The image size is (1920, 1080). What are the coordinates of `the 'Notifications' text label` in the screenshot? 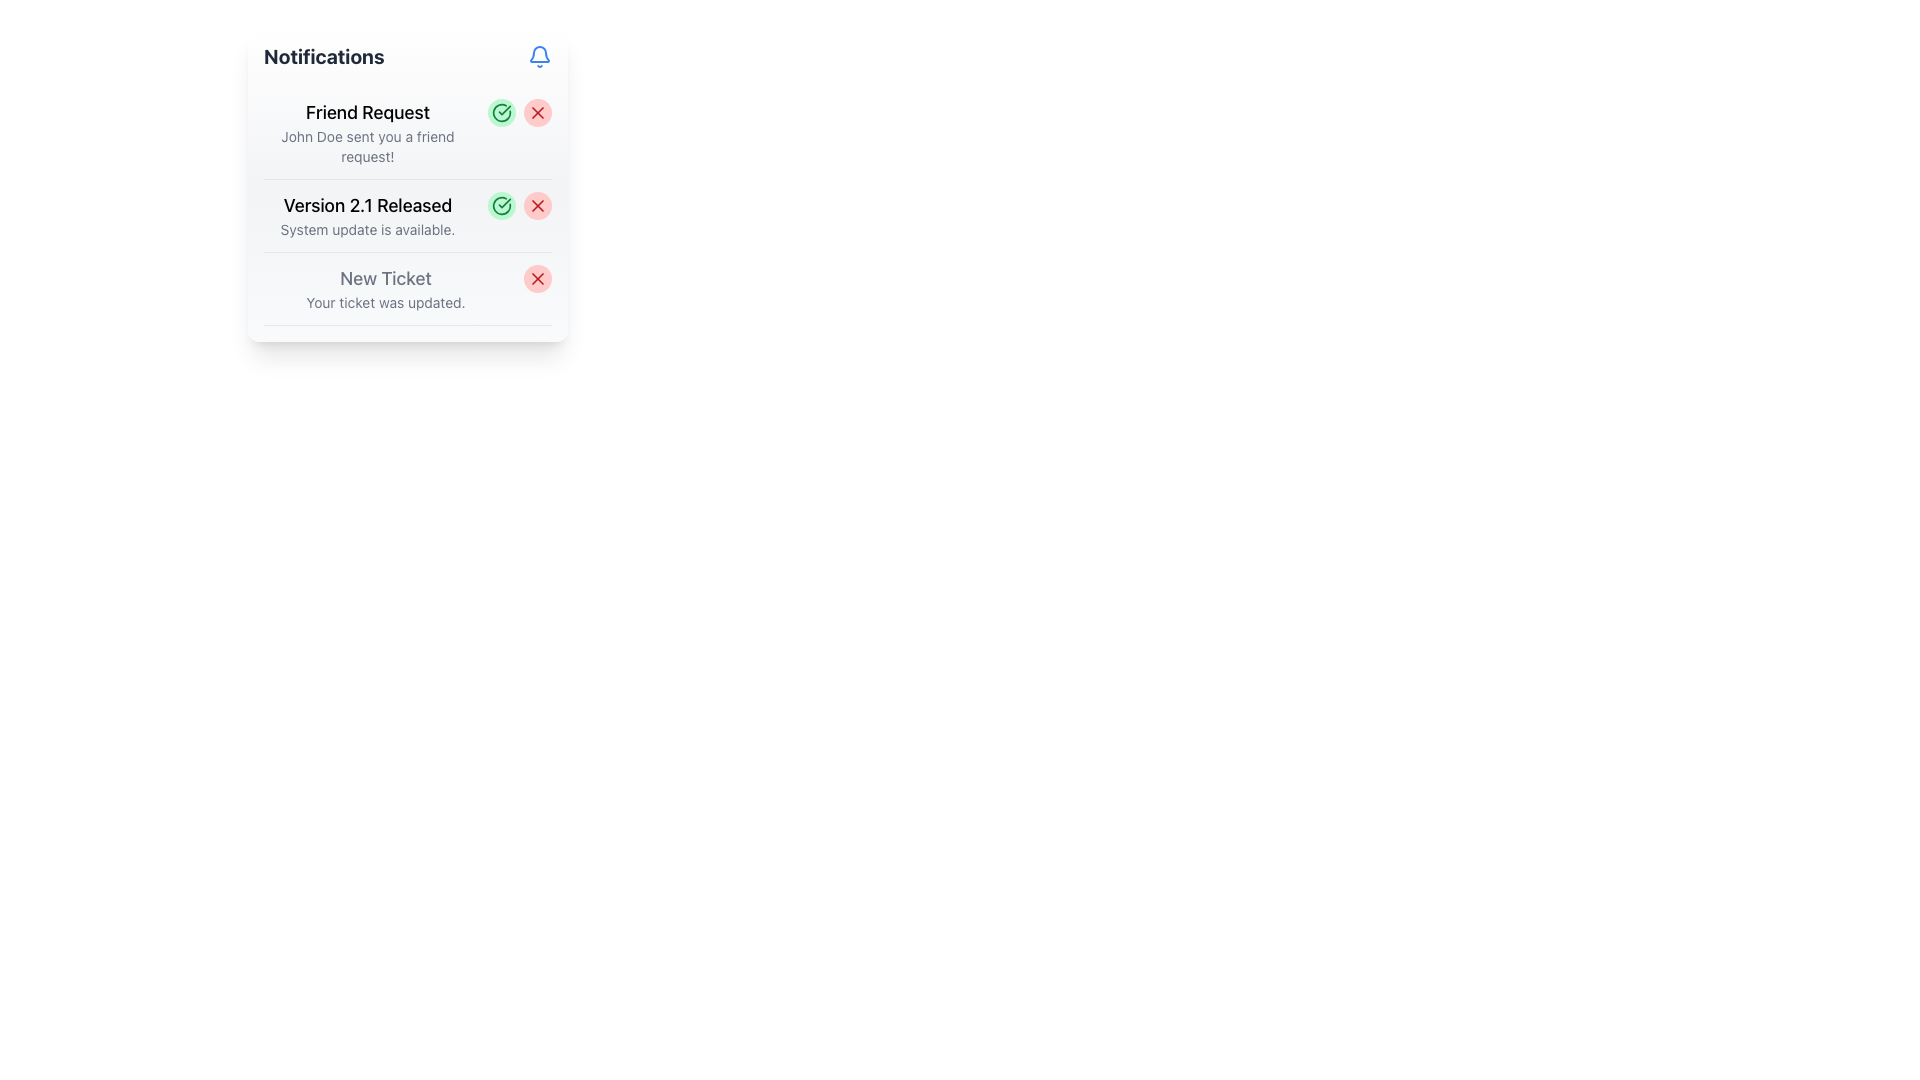 It's located at (324, 56).